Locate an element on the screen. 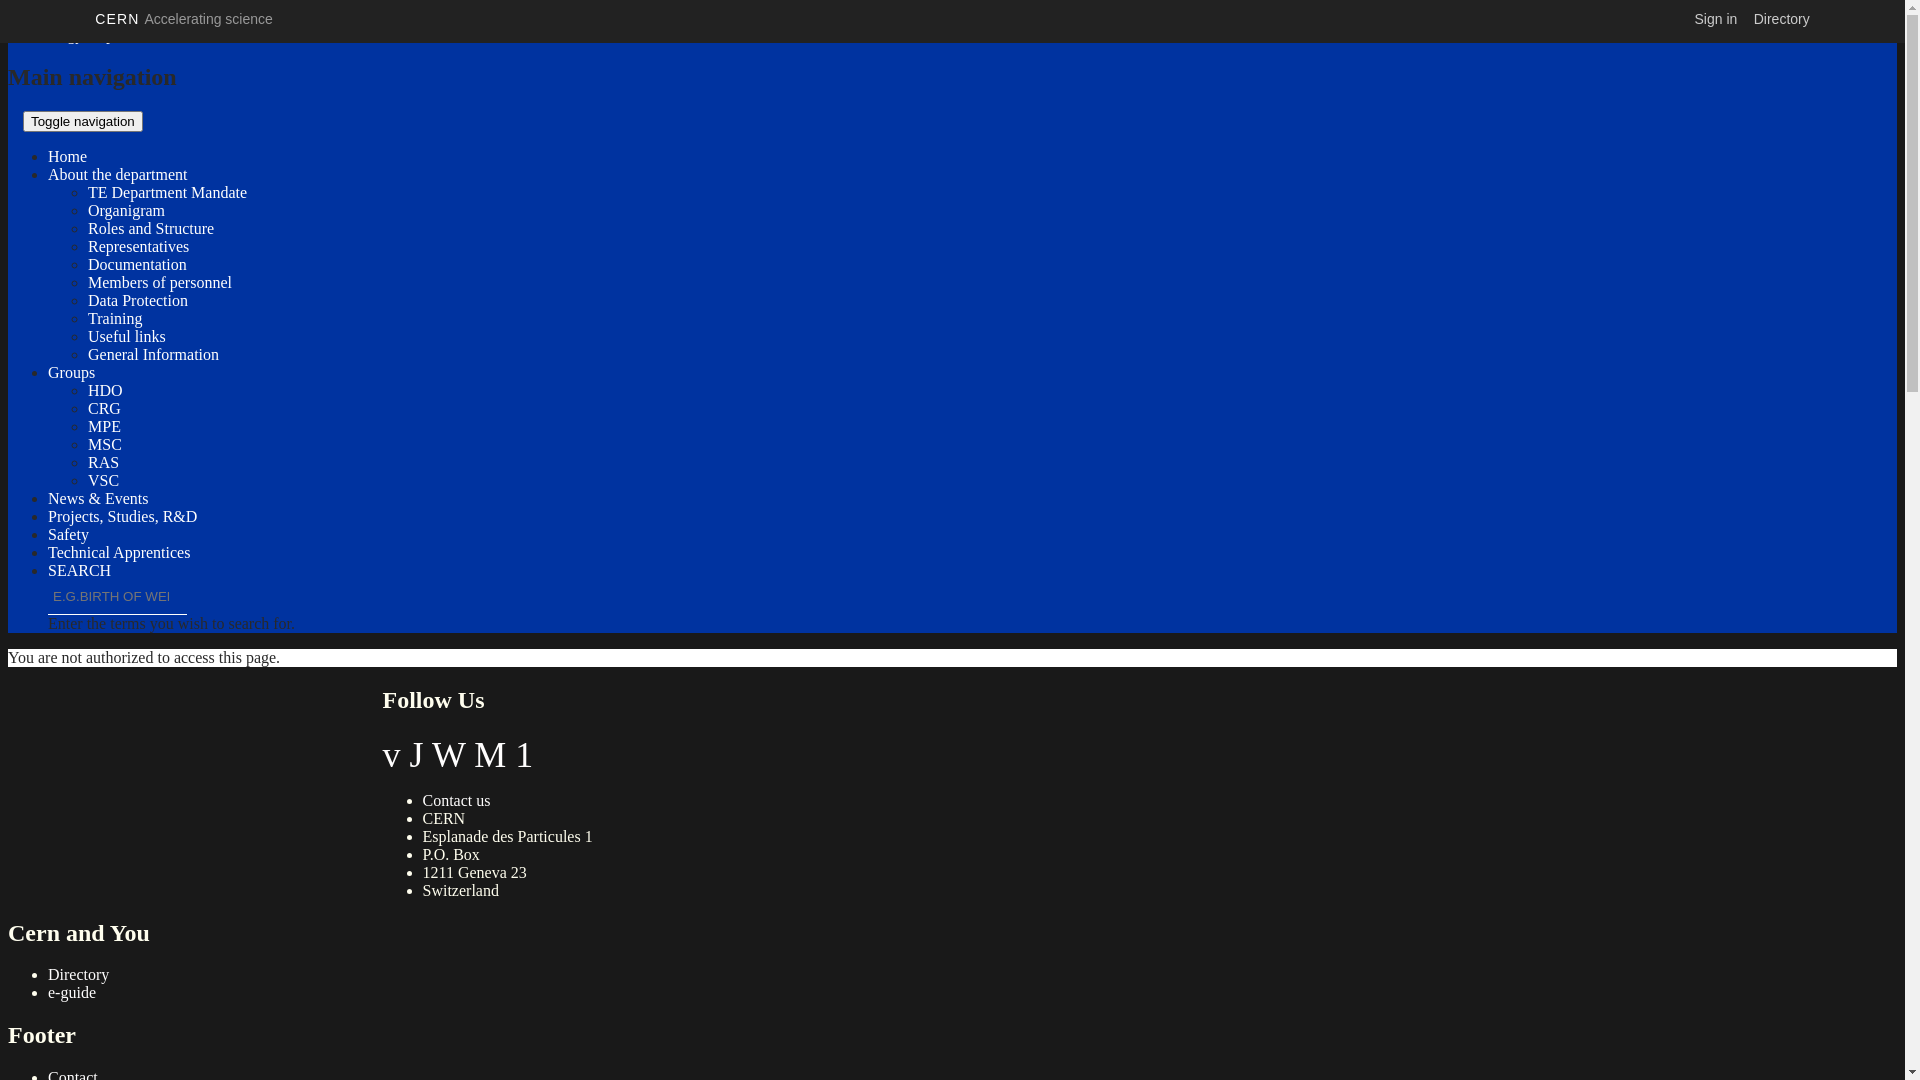  'Projects, Studies, R&D' is located at coordinates (48, 515).